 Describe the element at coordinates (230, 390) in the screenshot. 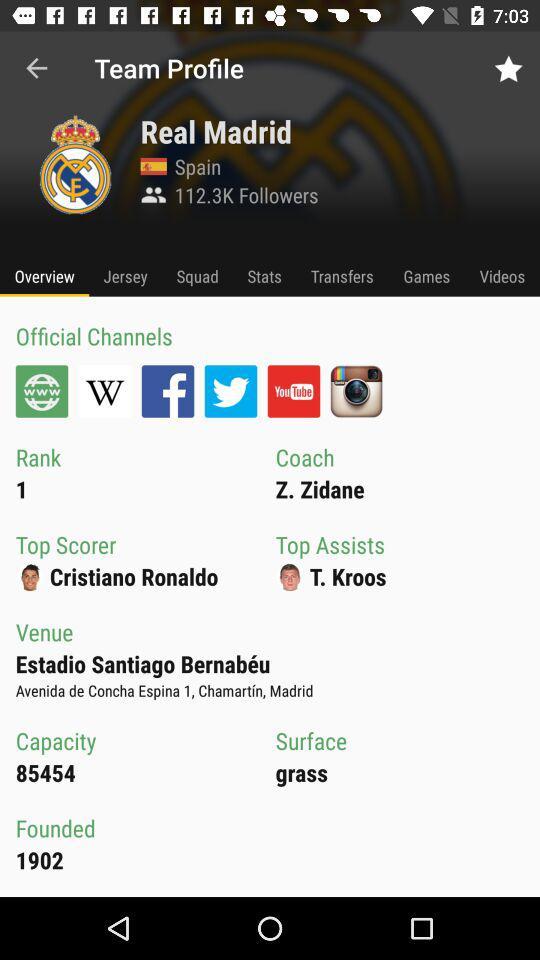

I see `the twitter icon` at that location.